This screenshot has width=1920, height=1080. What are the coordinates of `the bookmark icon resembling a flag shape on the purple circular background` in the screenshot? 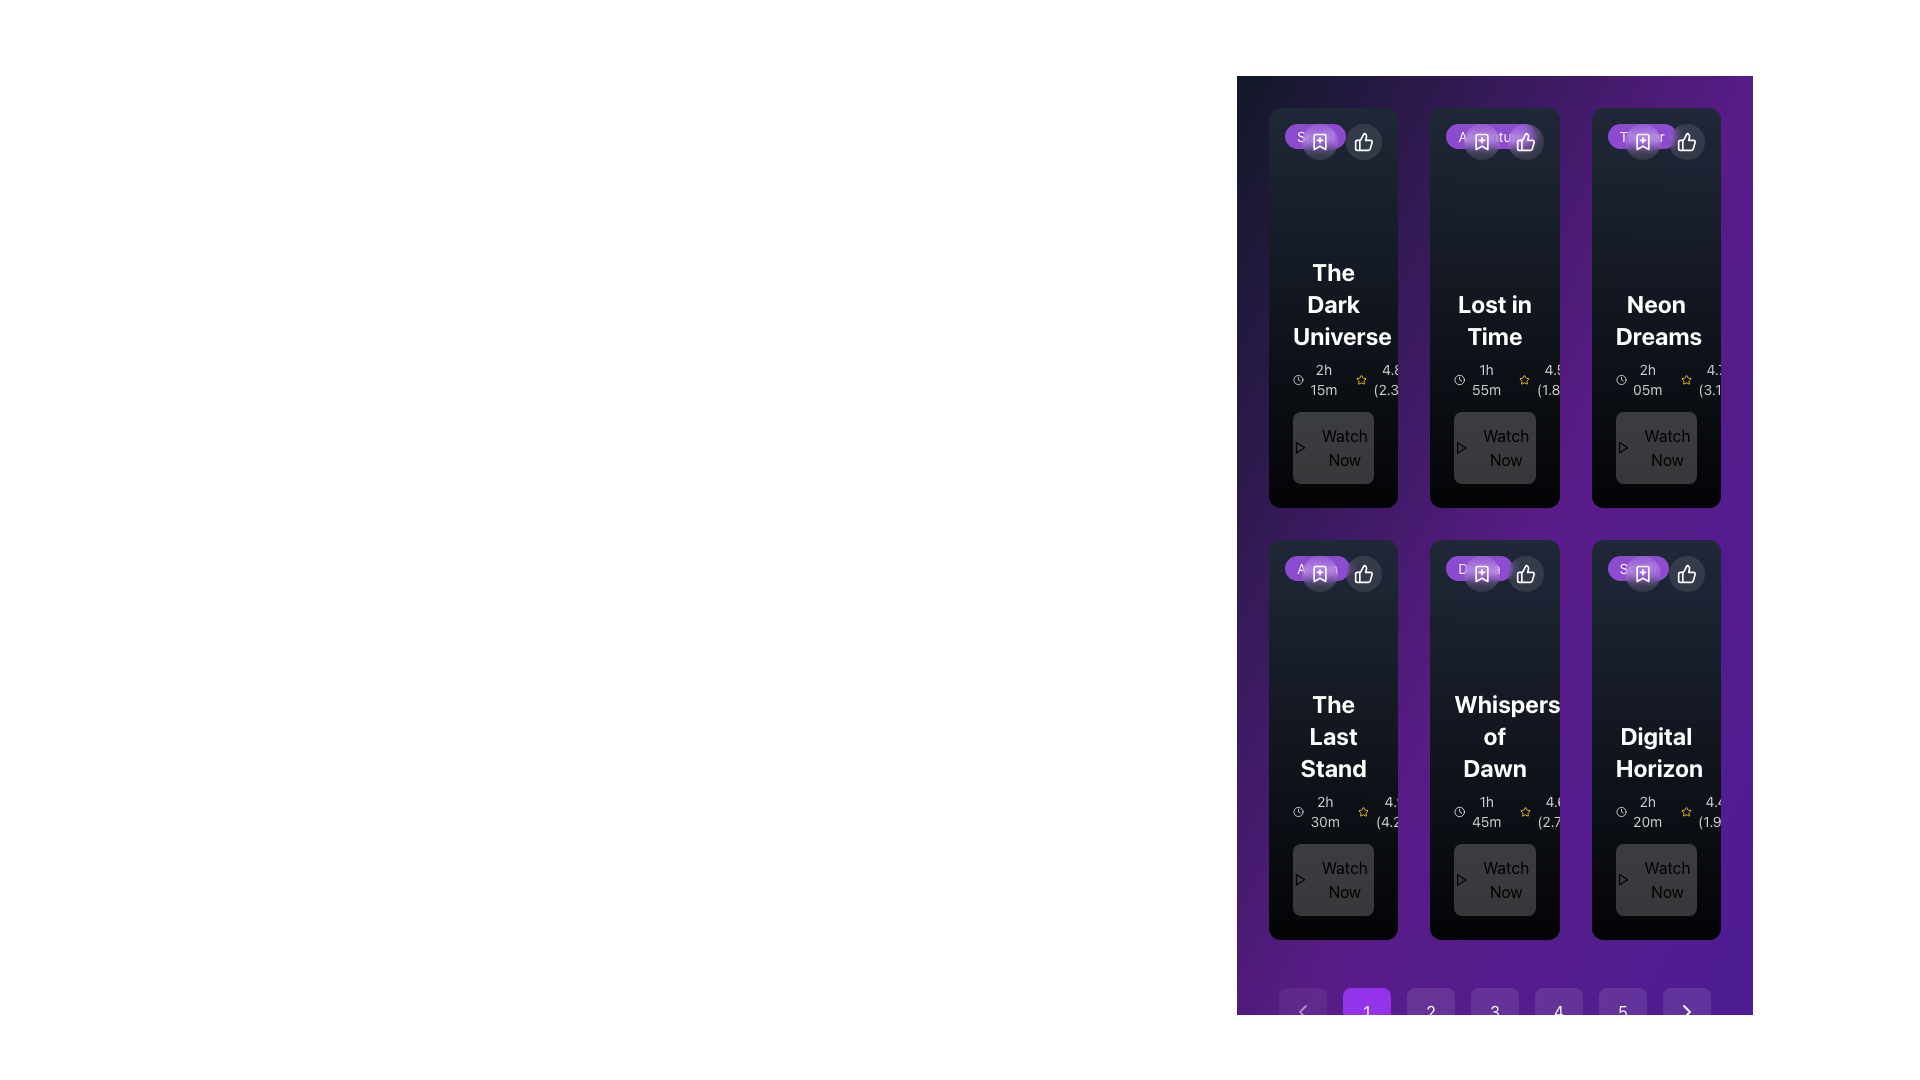 It's located at (1481, 574).